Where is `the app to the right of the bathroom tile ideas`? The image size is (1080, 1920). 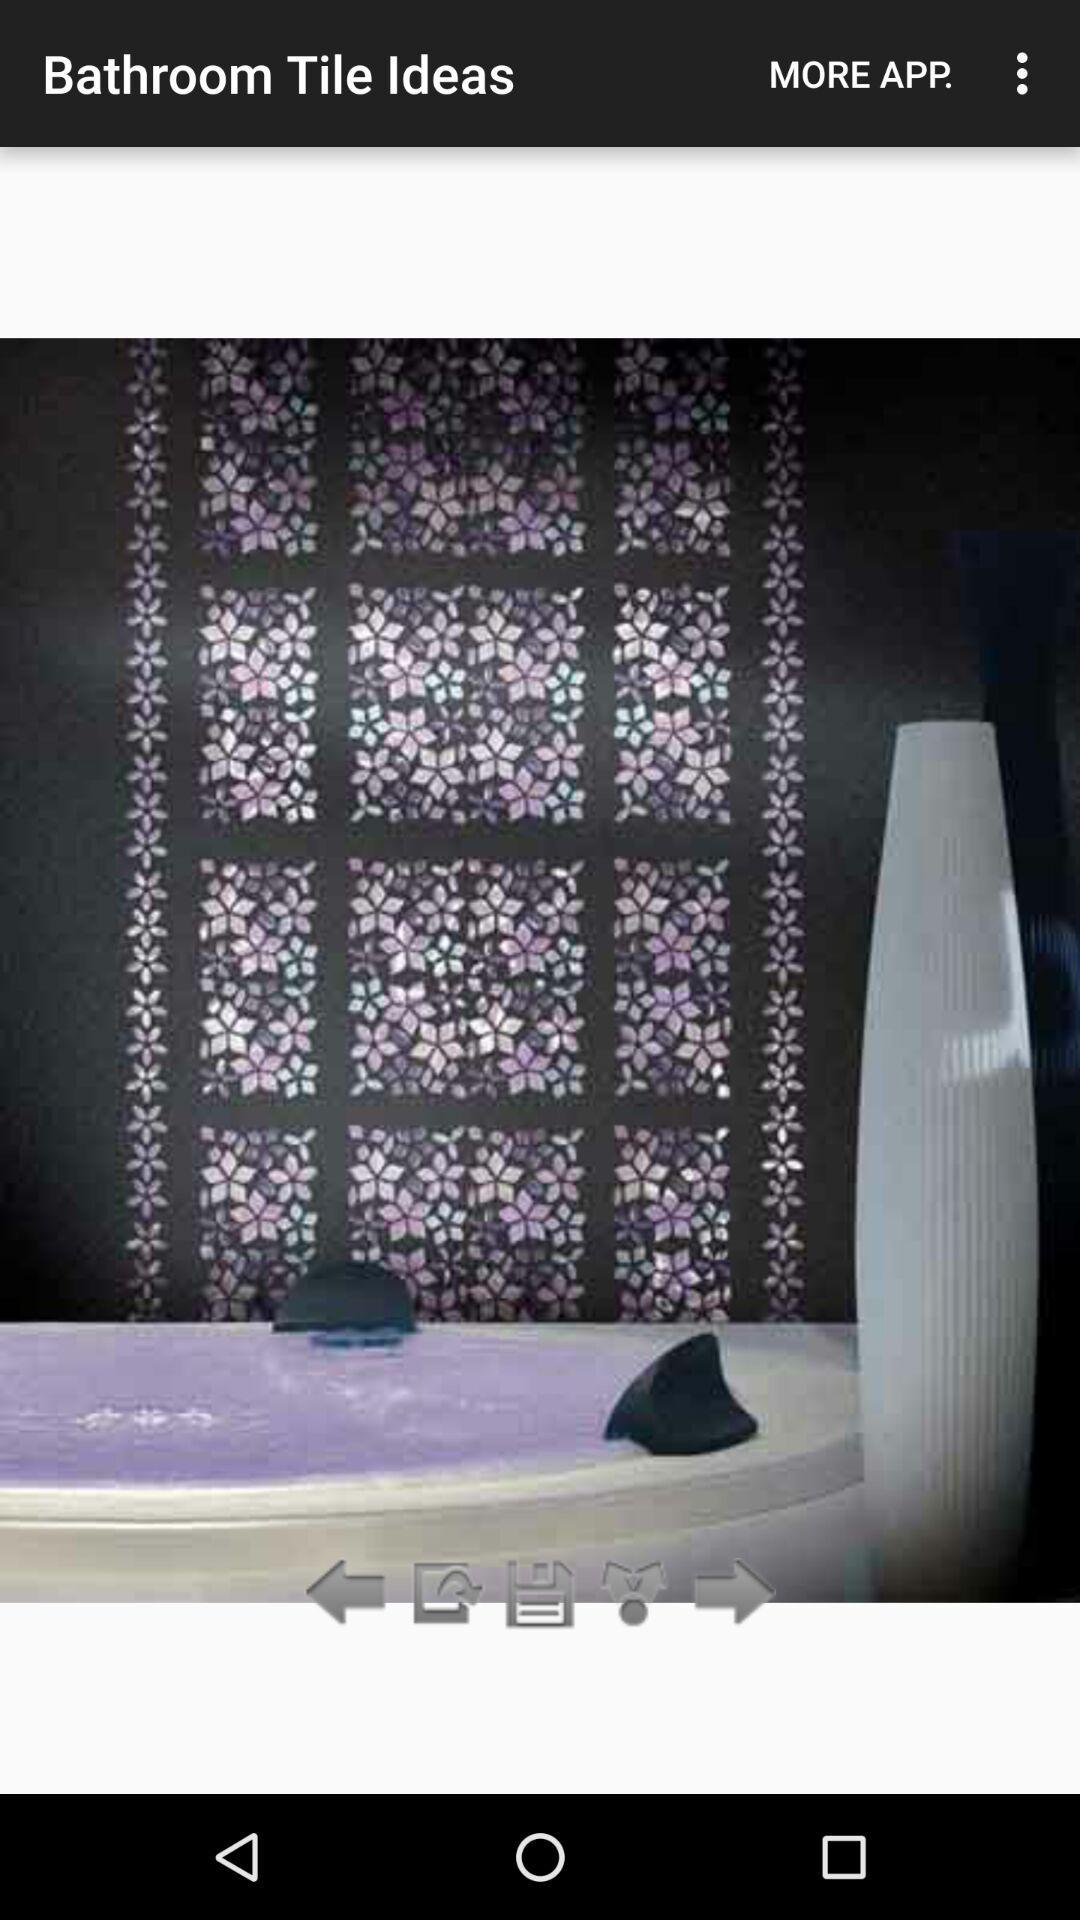 the app to the right of the bathroom tile ideas is located at coordinates (860, 73).